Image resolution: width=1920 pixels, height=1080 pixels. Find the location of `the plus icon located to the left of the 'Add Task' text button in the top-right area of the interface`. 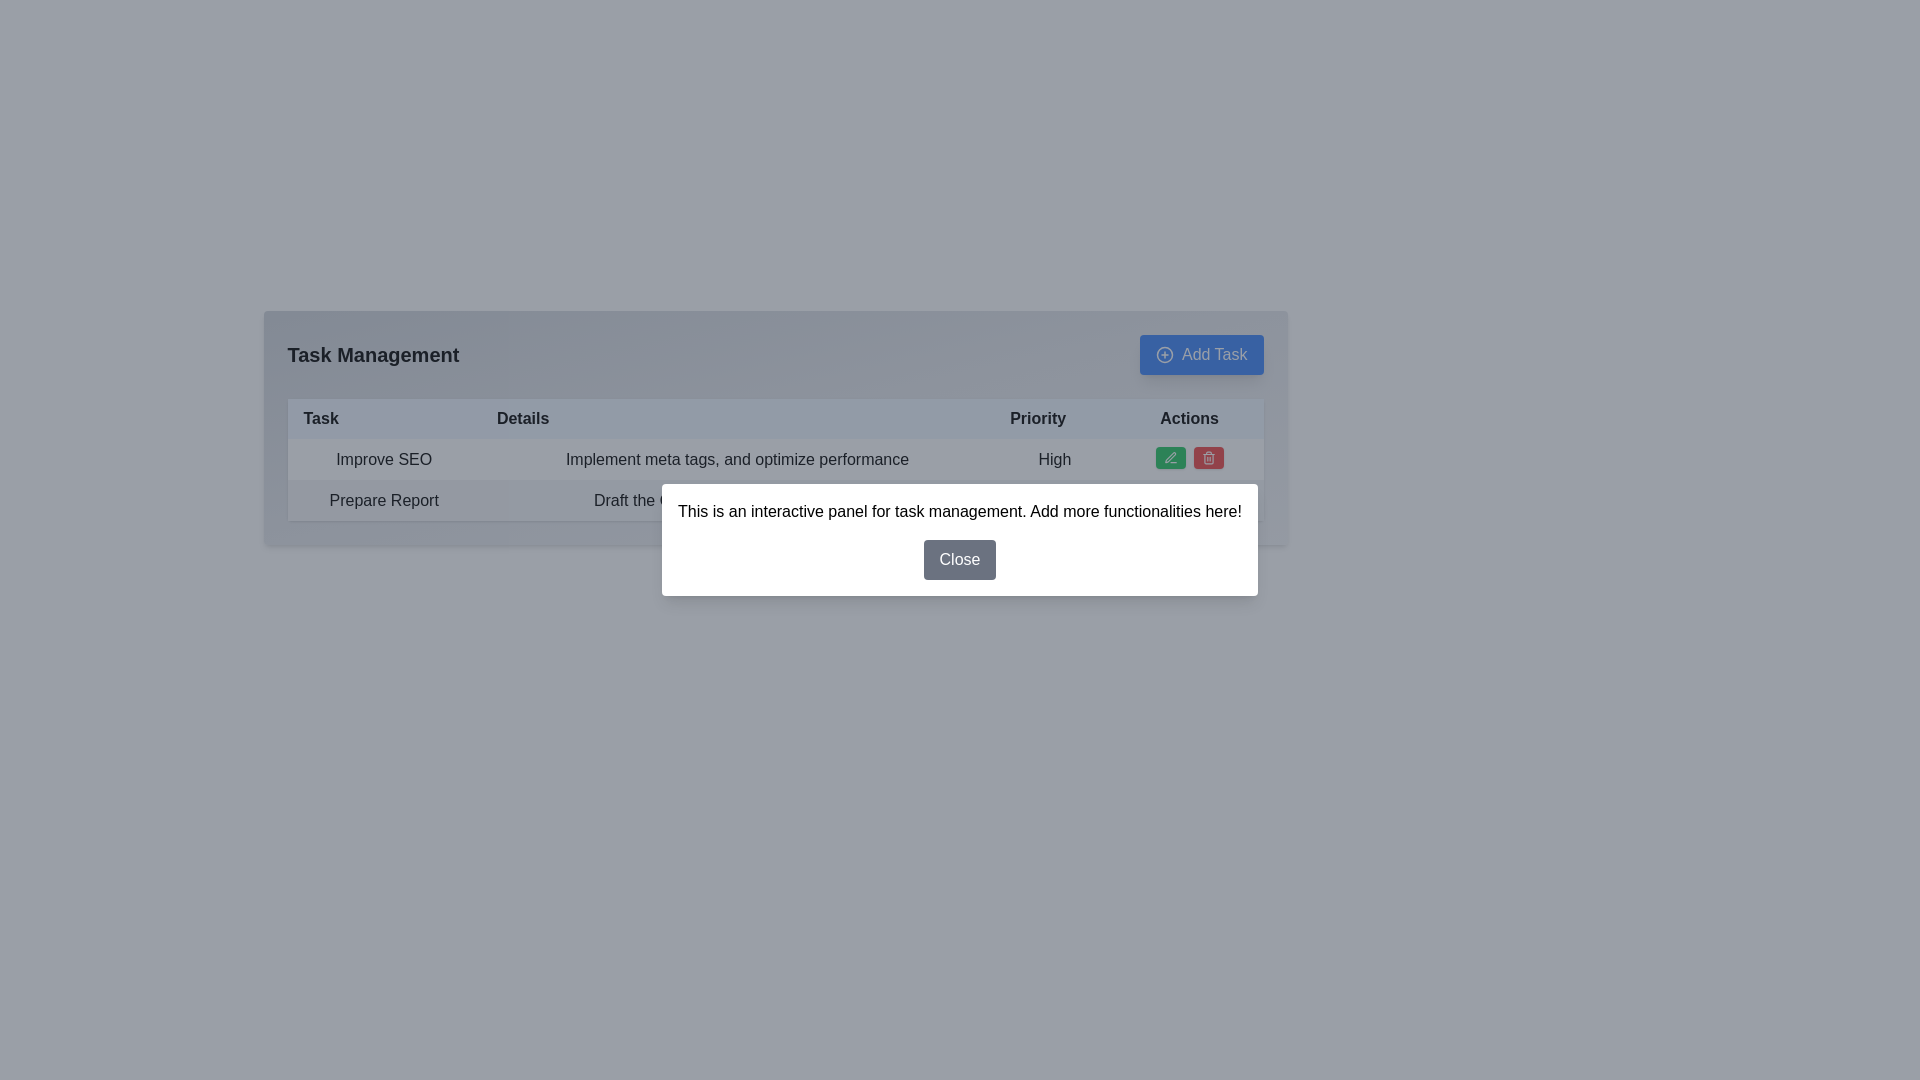

the plus icon located to the left of the 'Add Task' text button in the top-right area of the interface is located at coordinates (1165, 353).